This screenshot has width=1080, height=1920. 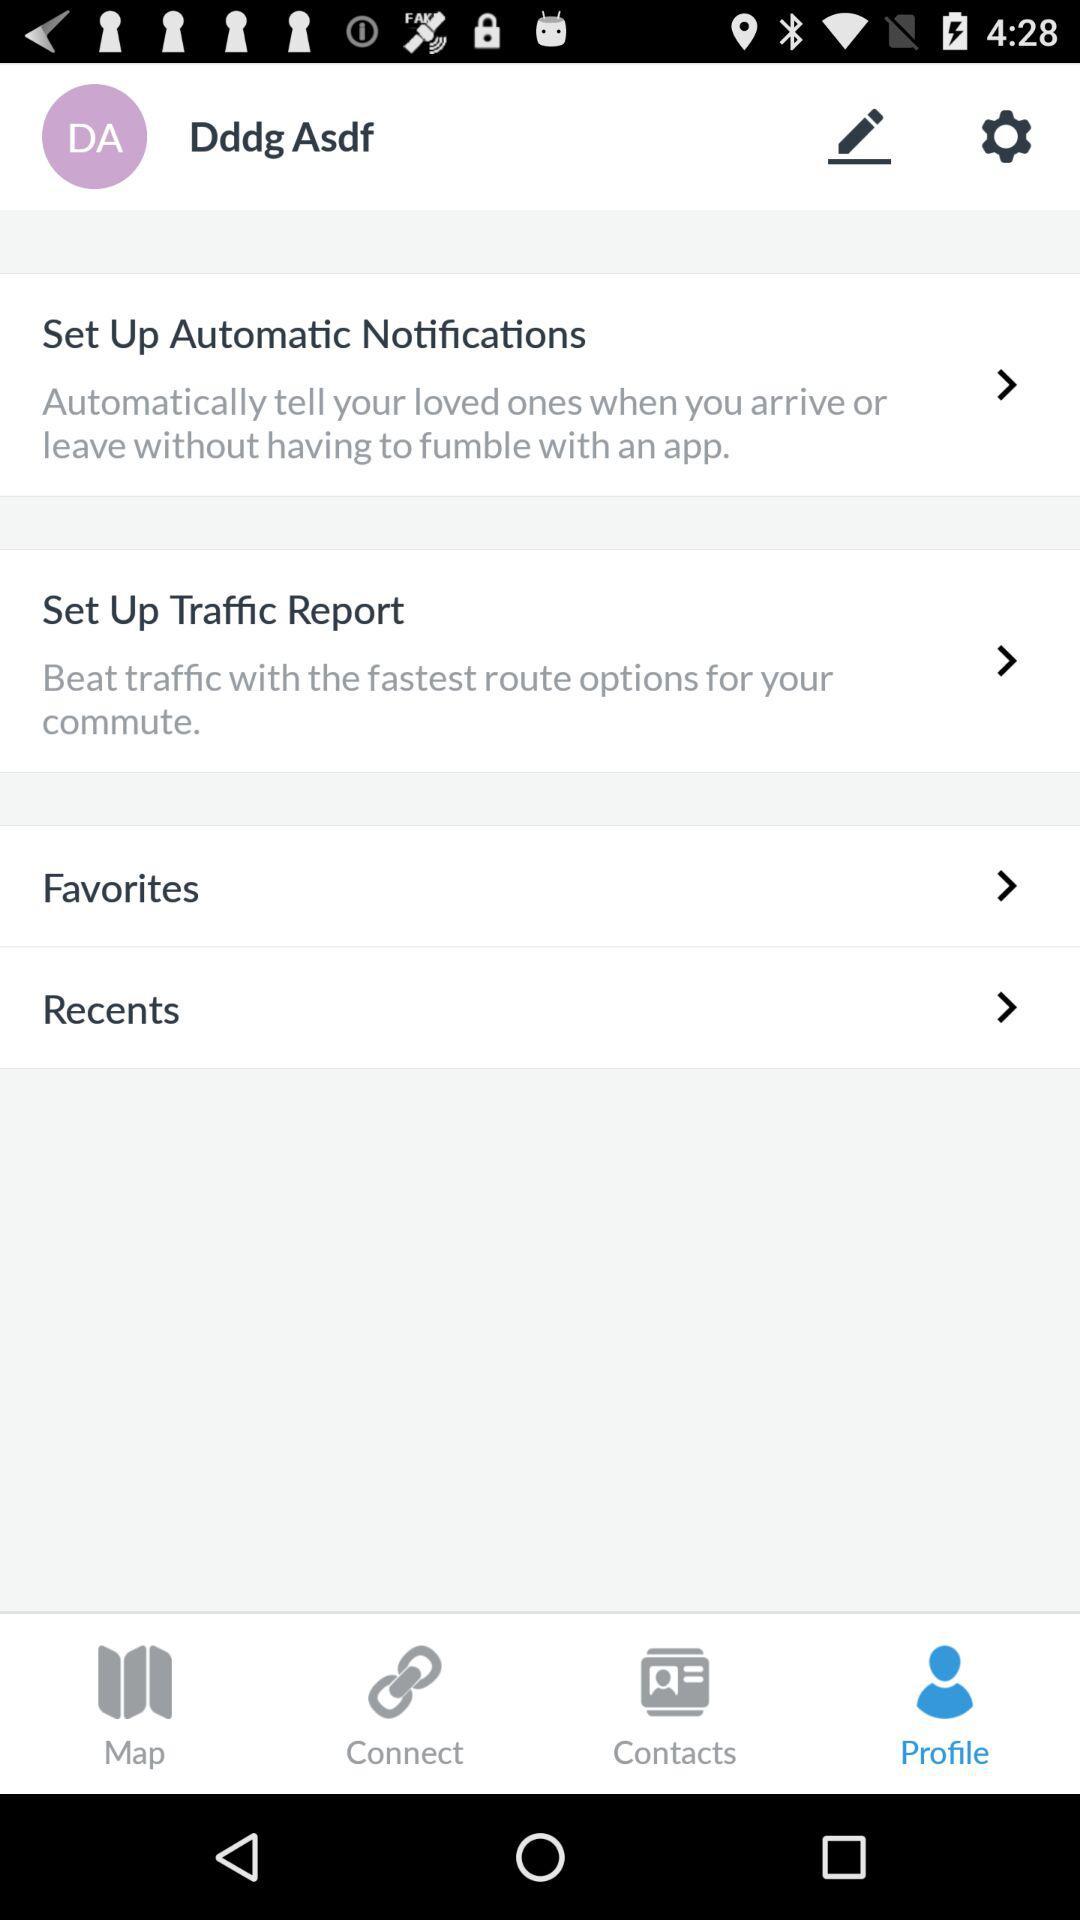 I want to click on review settings, so click(x=1006, y=135).